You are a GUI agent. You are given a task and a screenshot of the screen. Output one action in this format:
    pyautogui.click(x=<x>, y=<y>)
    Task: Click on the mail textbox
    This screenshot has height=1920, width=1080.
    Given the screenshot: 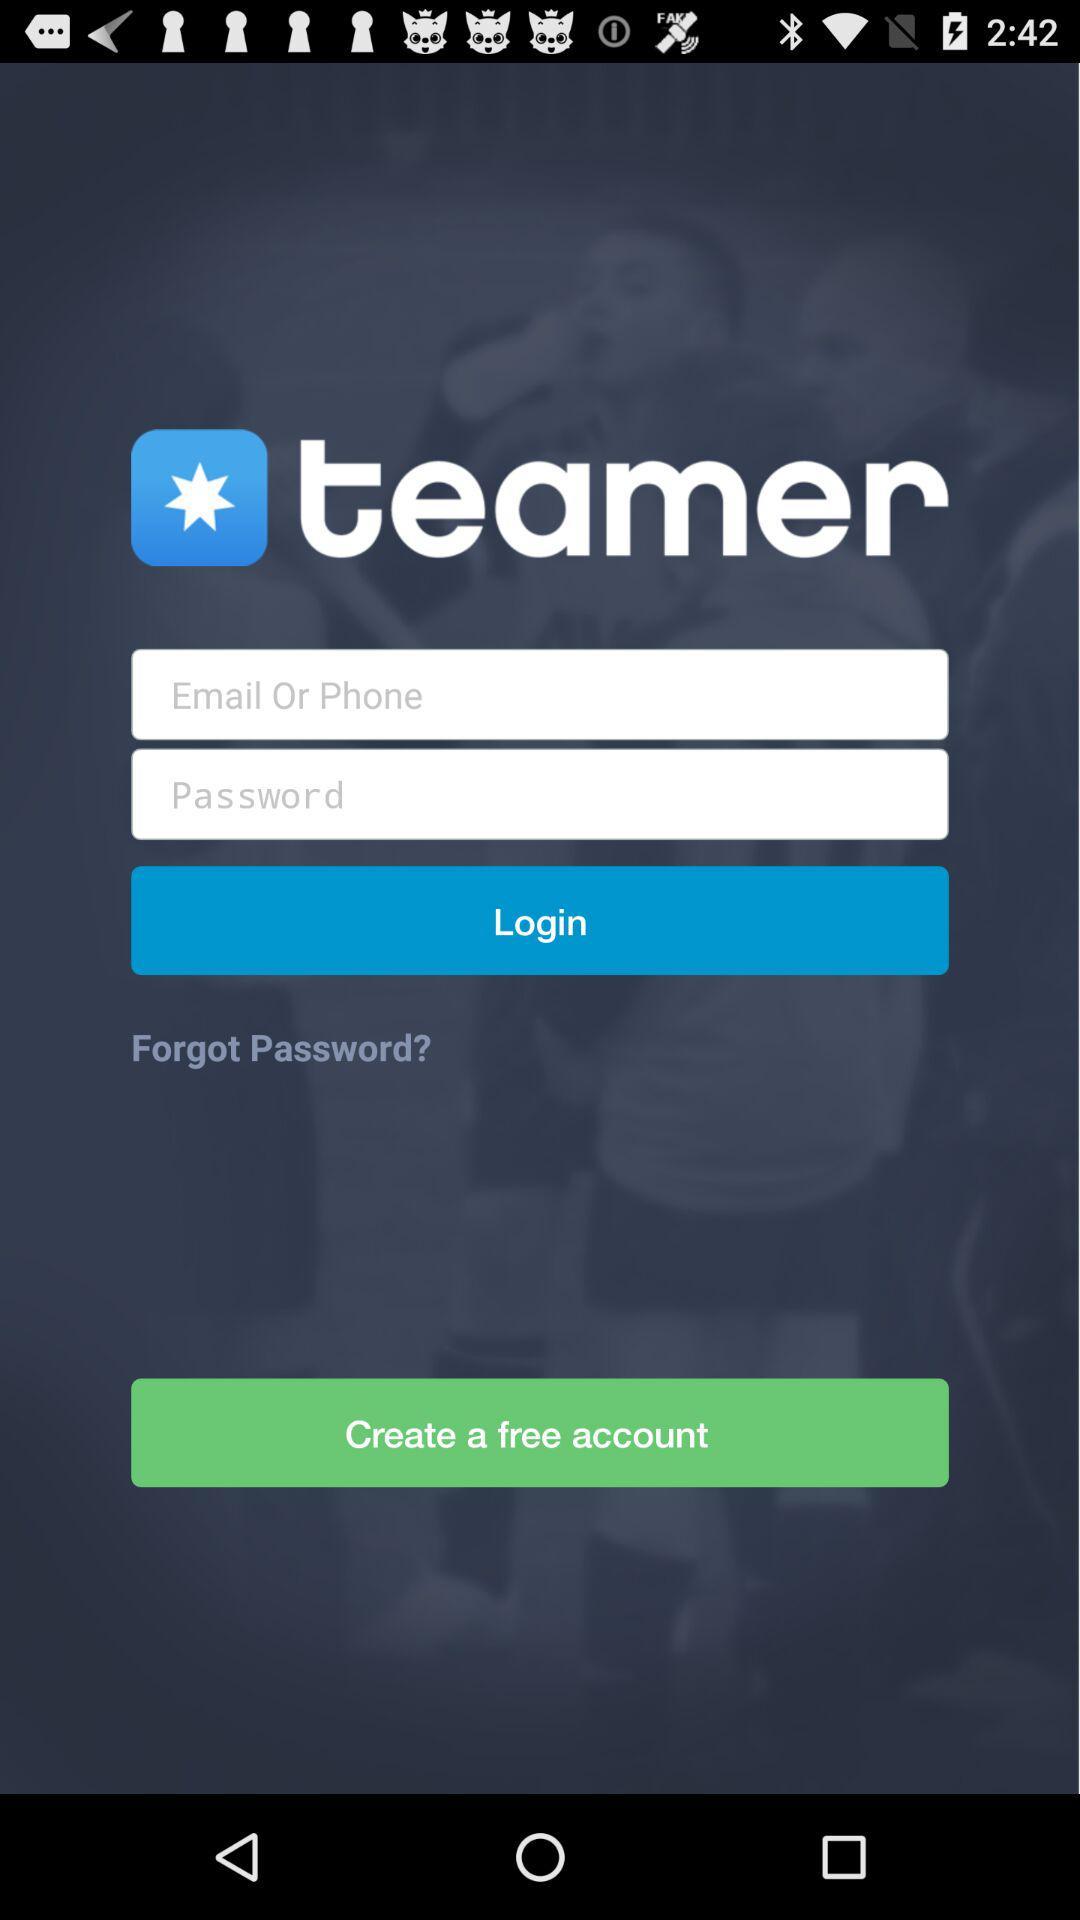 What is the action you would take?
    pyautogui.click(x=540, y=694)
    